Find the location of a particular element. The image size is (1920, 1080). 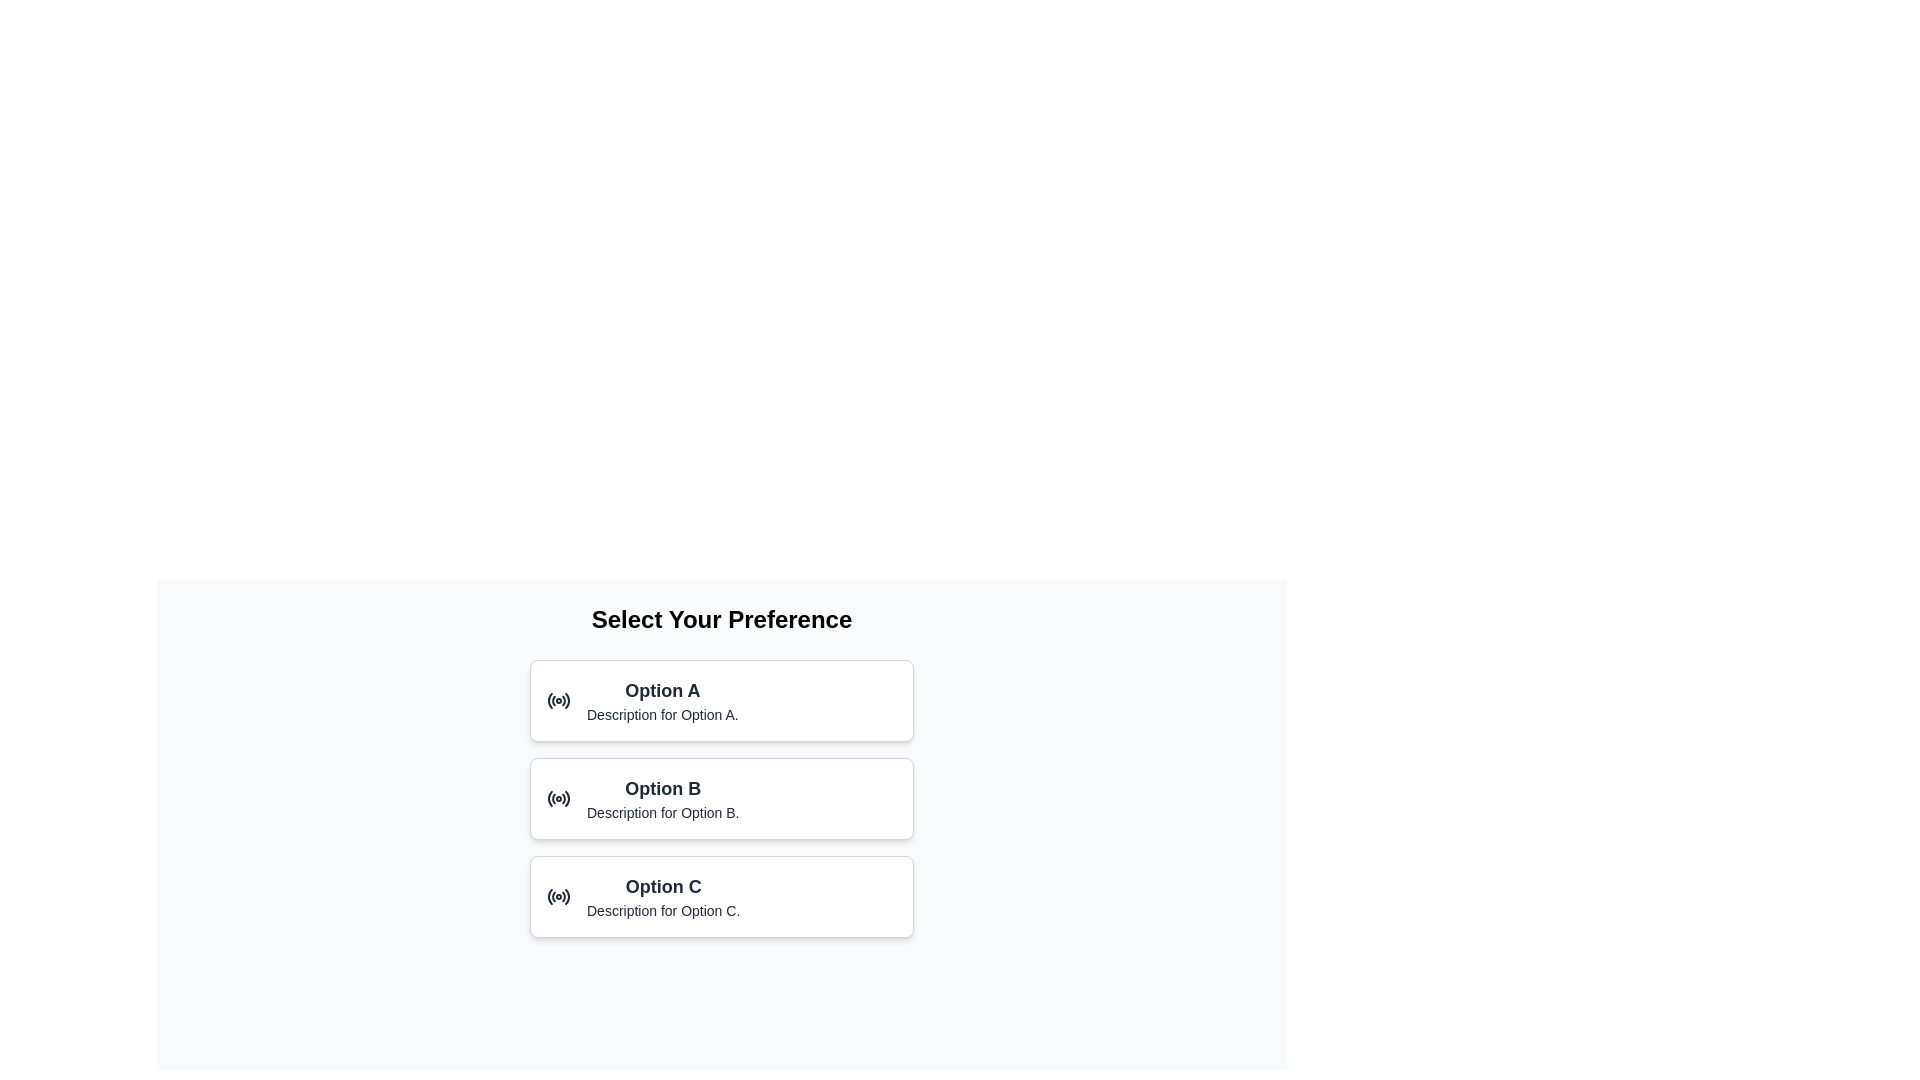

the descriptive text block of the first selectable option in the list, located below the option icon is located at coordinates (662, 700).